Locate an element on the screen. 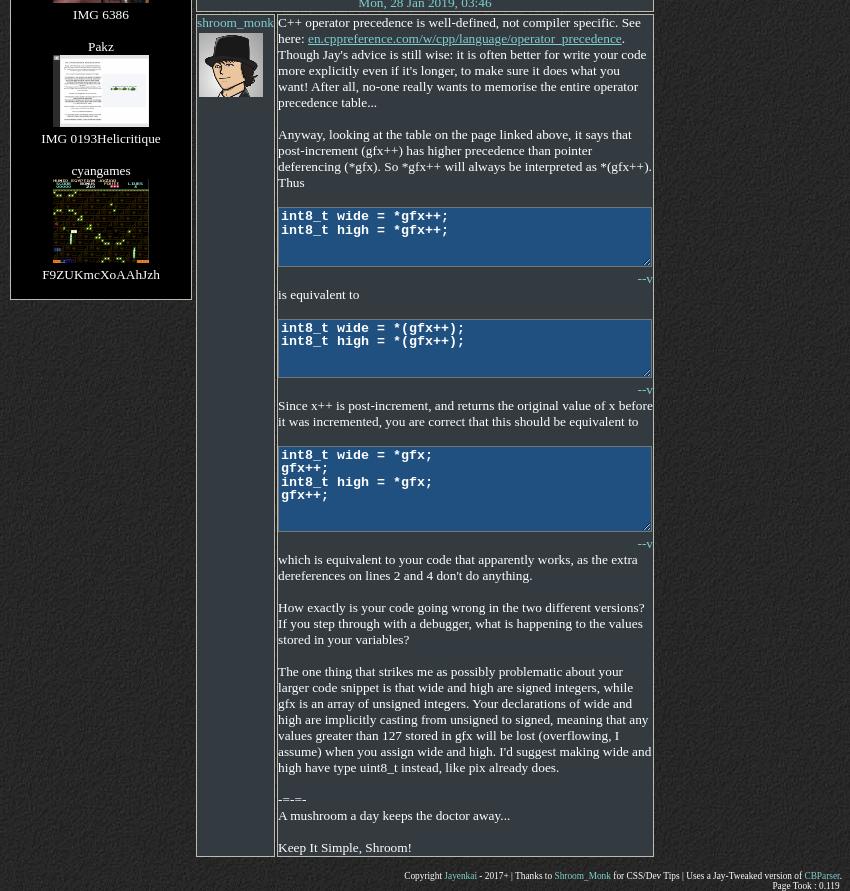  '. Though Jay's advice is still wise: it is often better for write your code more explicitly even if it's longer, to make sure it does what you want! After all, no-one really wants to memorise the entire operator precedence table...' is located at coordinates (460, 70).